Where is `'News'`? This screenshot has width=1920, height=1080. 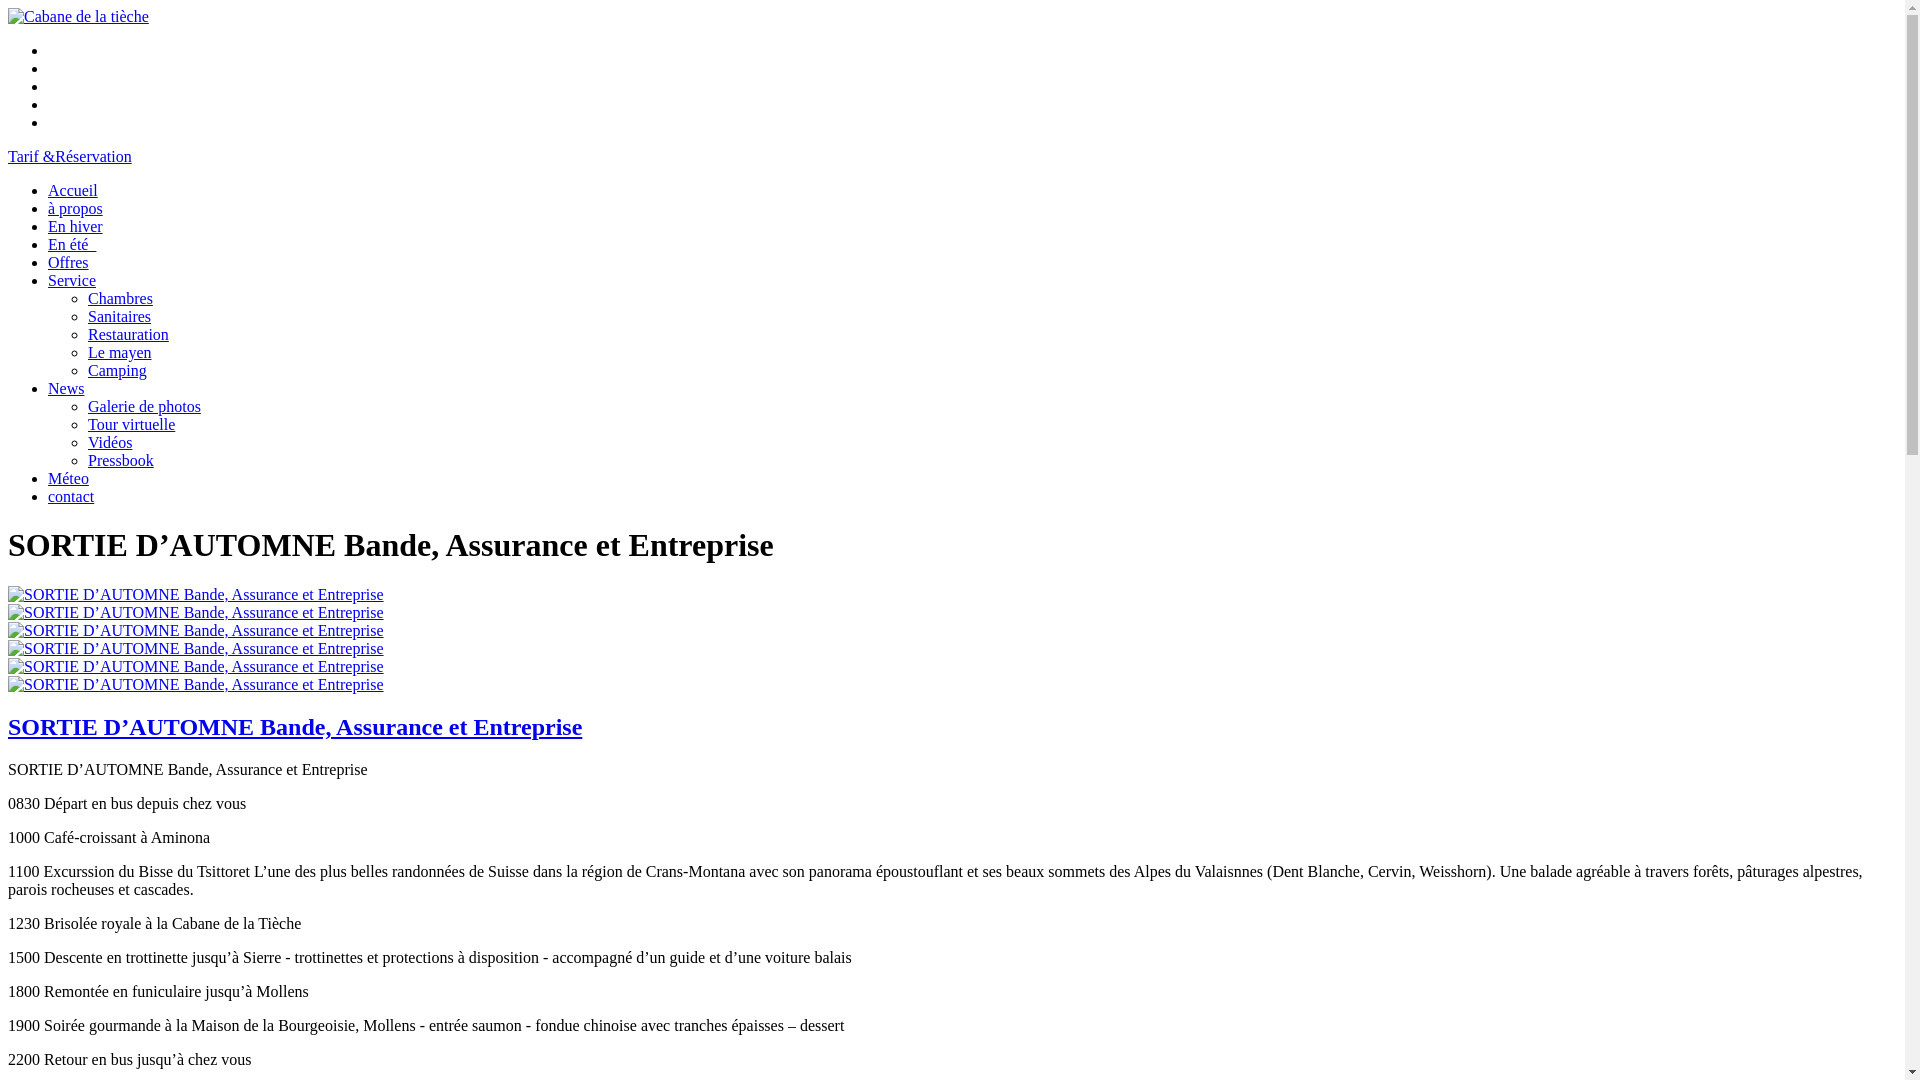 'News' is located at coordinates (66, 388).